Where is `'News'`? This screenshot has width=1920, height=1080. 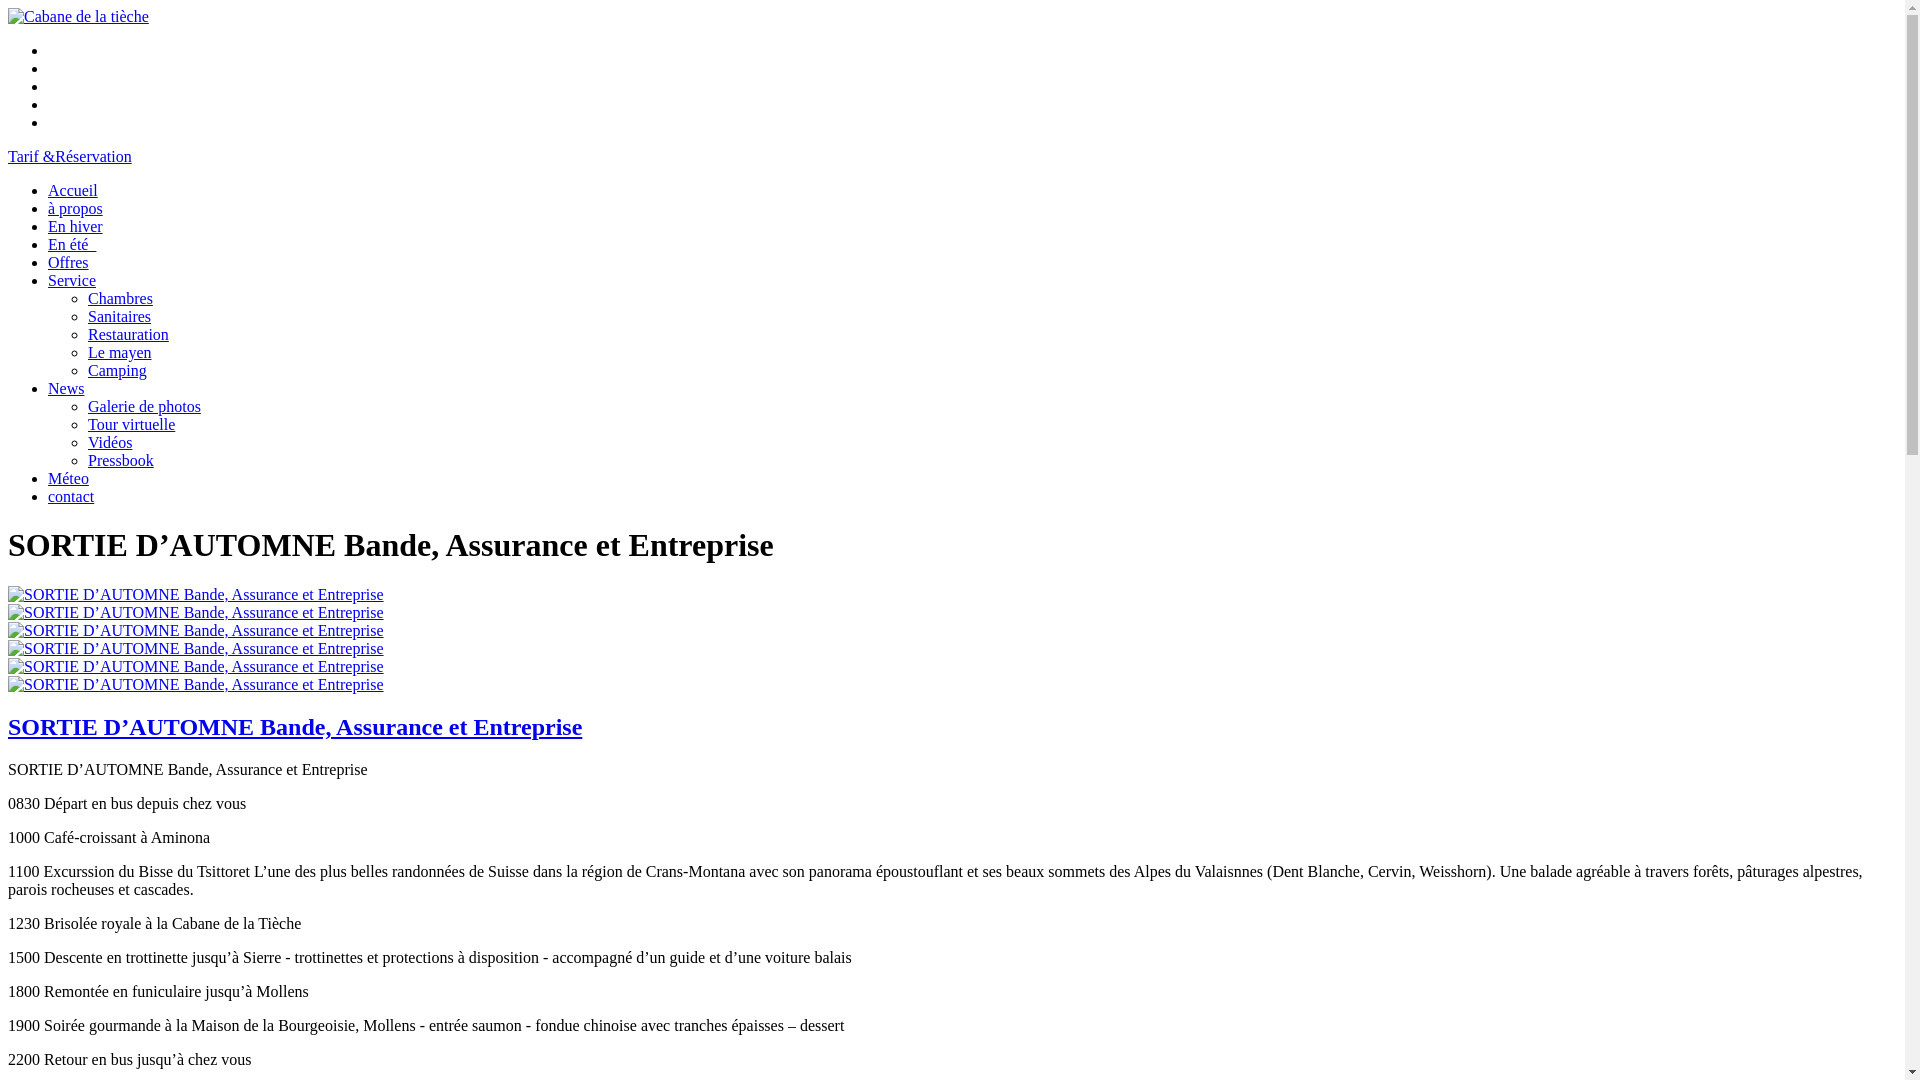 'News' is located at coordinates (66, 388).